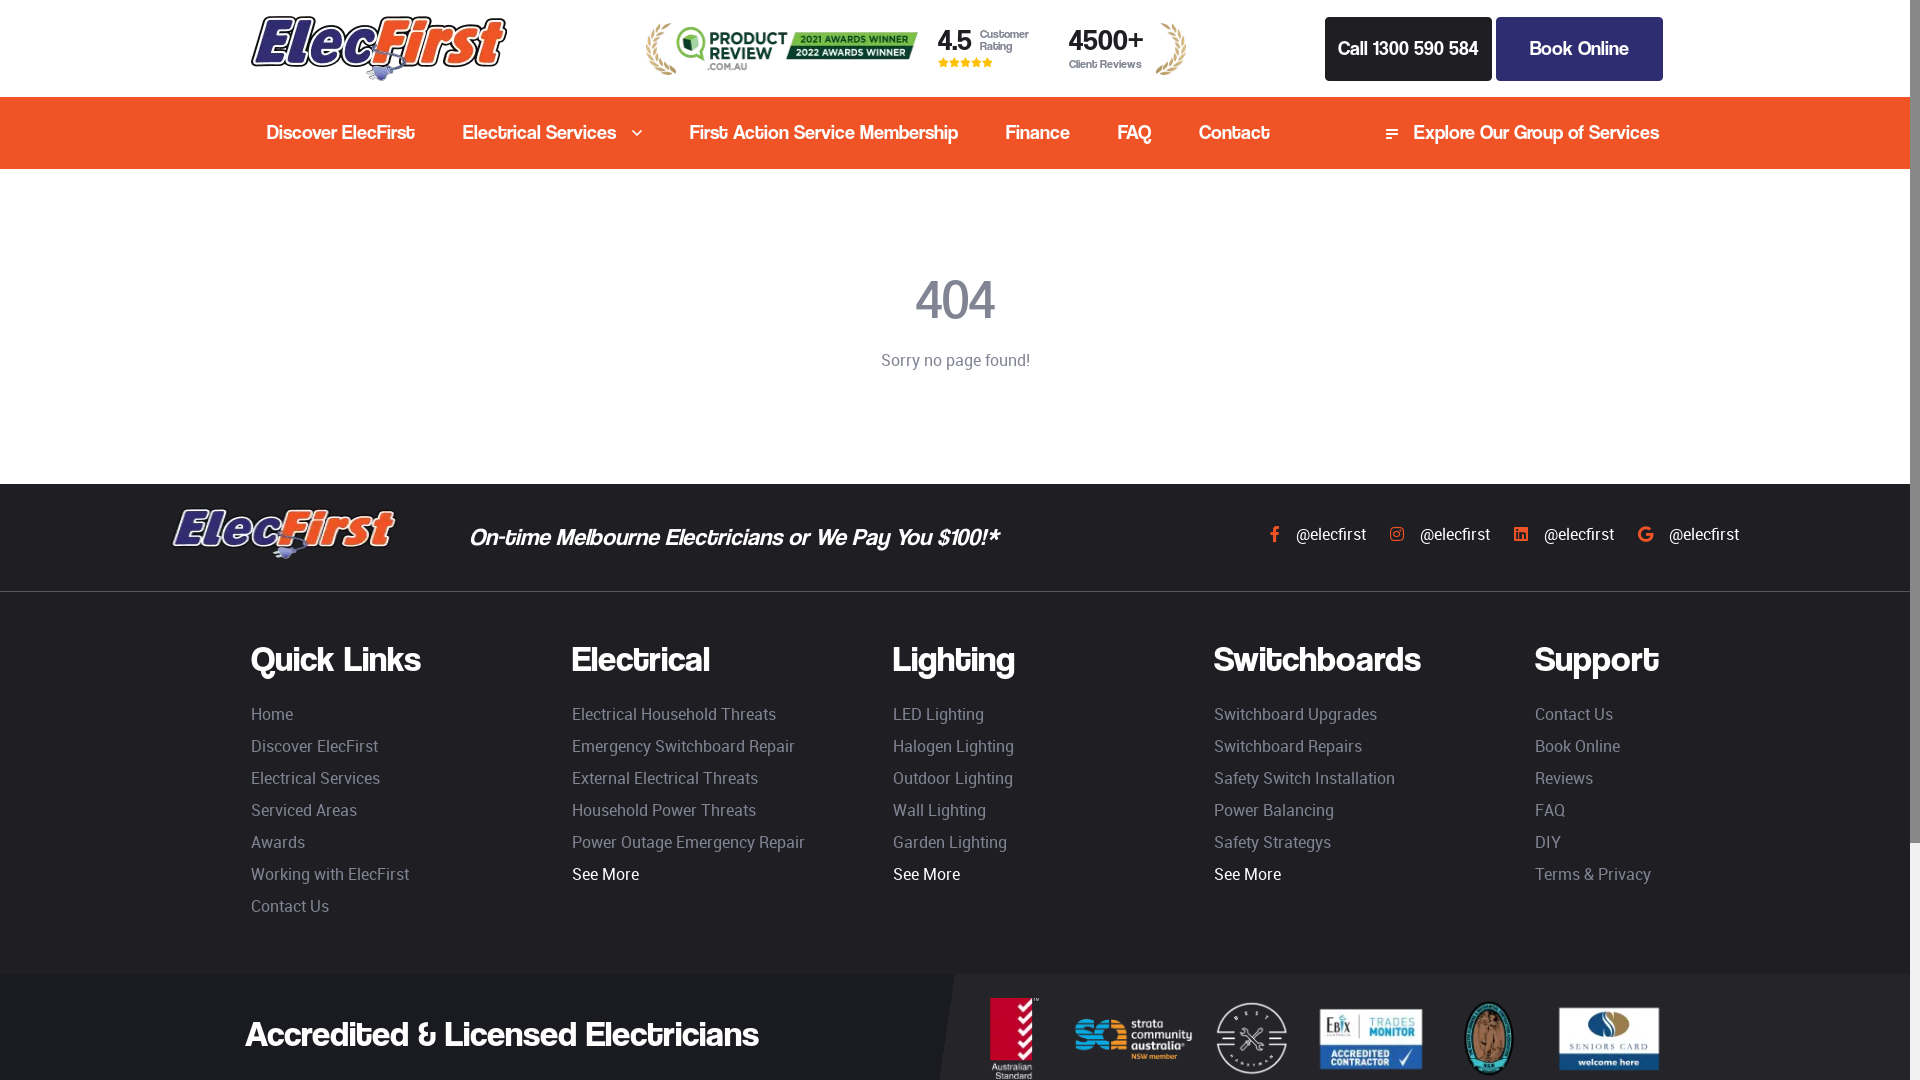 The height and width of the screenshot is (1080, 1920). What do you see at coordinates (1563, 777) in the screenshot?
I see `'Reviews'` at bounding box center [1563, 777].